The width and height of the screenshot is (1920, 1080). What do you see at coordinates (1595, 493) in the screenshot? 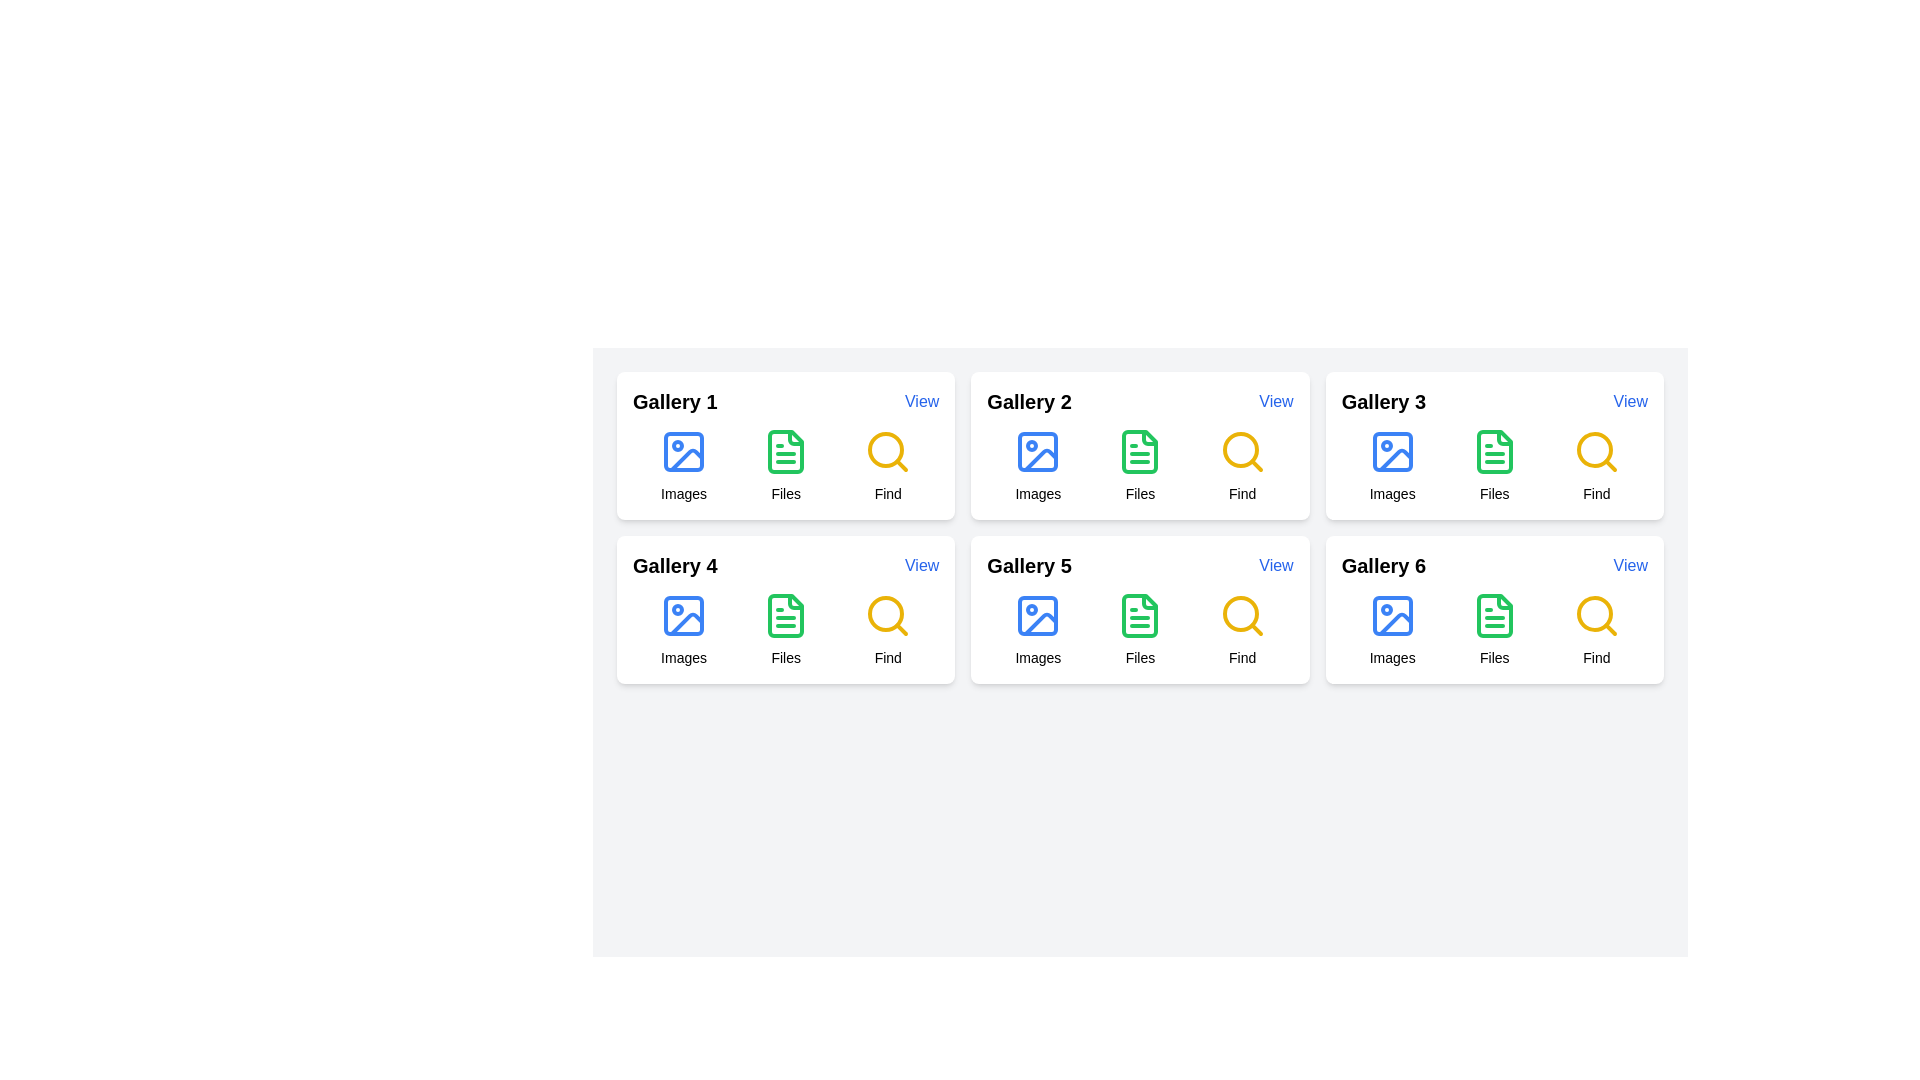
I see `the content of the label that serves as a descriptor for the search icon above it within the 'Gallery 3' card` at bounding box center [1595, 493].